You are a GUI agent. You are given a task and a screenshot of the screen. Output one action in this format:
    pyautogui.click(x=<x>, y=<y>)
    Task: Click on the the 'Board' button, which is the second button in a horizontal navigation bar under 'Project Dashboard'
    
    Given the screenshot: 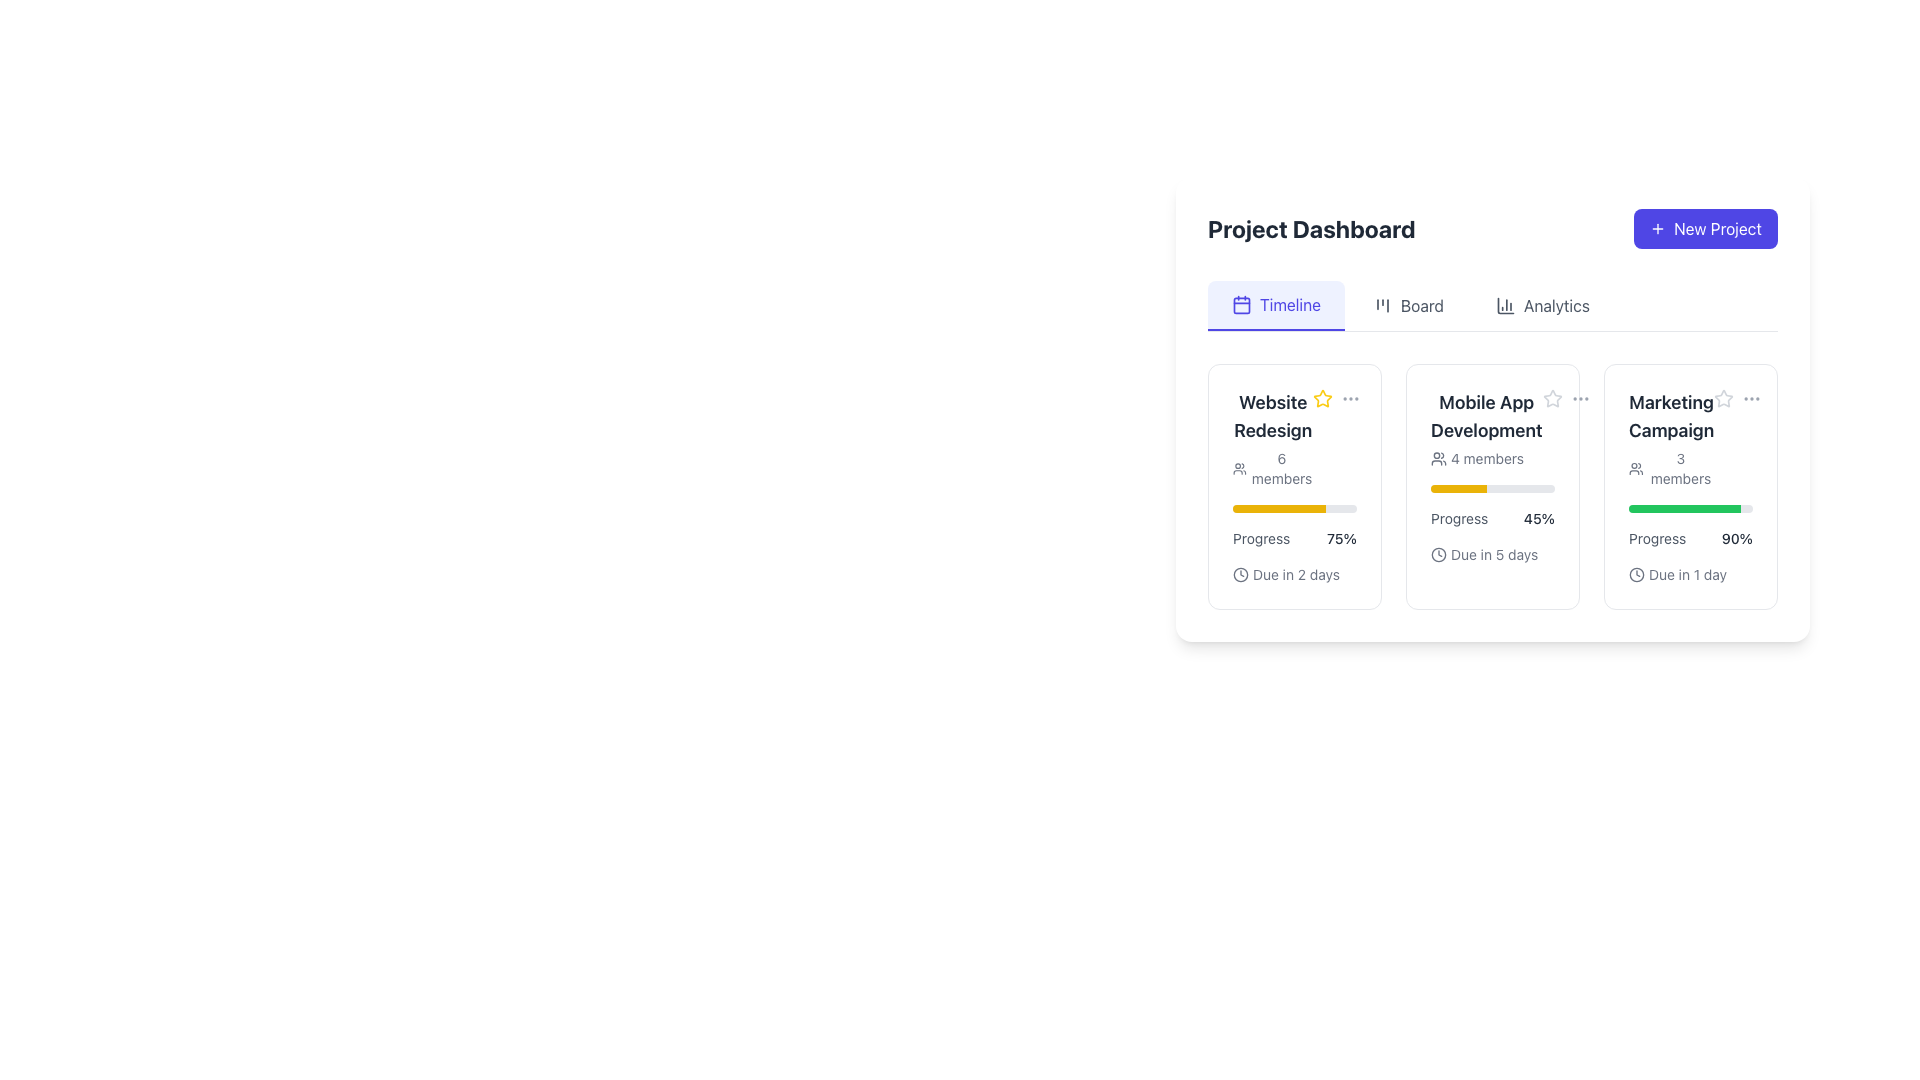 What is the action you would take?
    pyautogui.click(x=1407, y=305)
    